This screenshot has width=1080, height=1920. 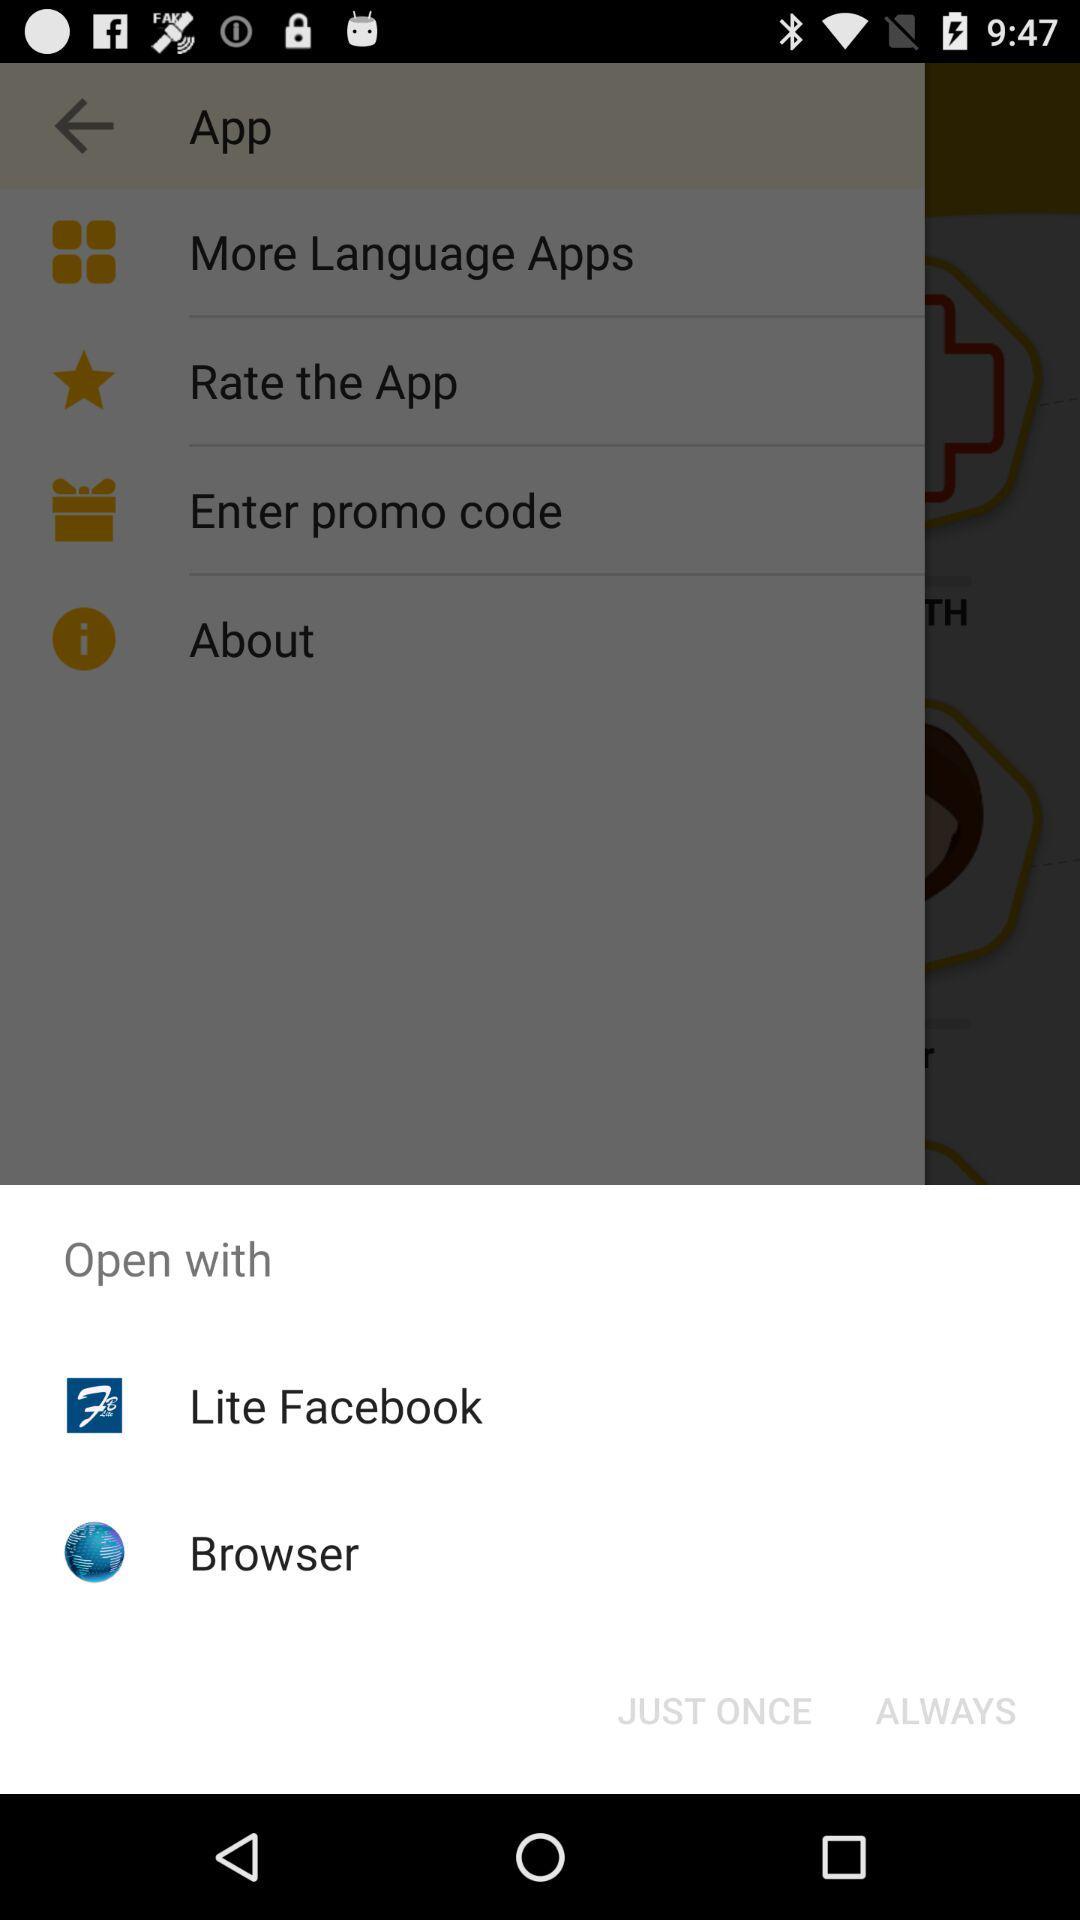 I want to click on lite facebook item, so click(x=334, y=1404).